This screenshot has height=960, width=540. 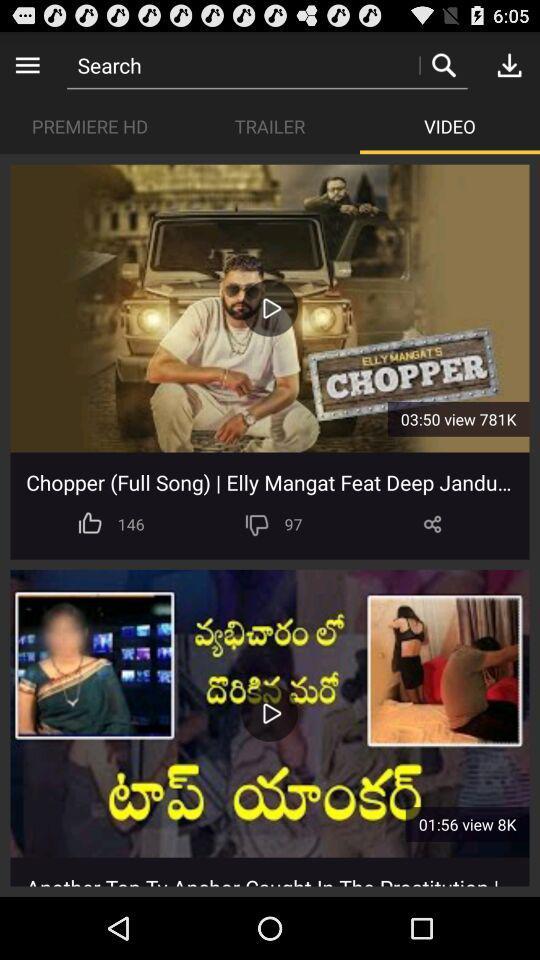 I want to click on the app to the right of the premiere hd icon, so click(x=270, y=125).